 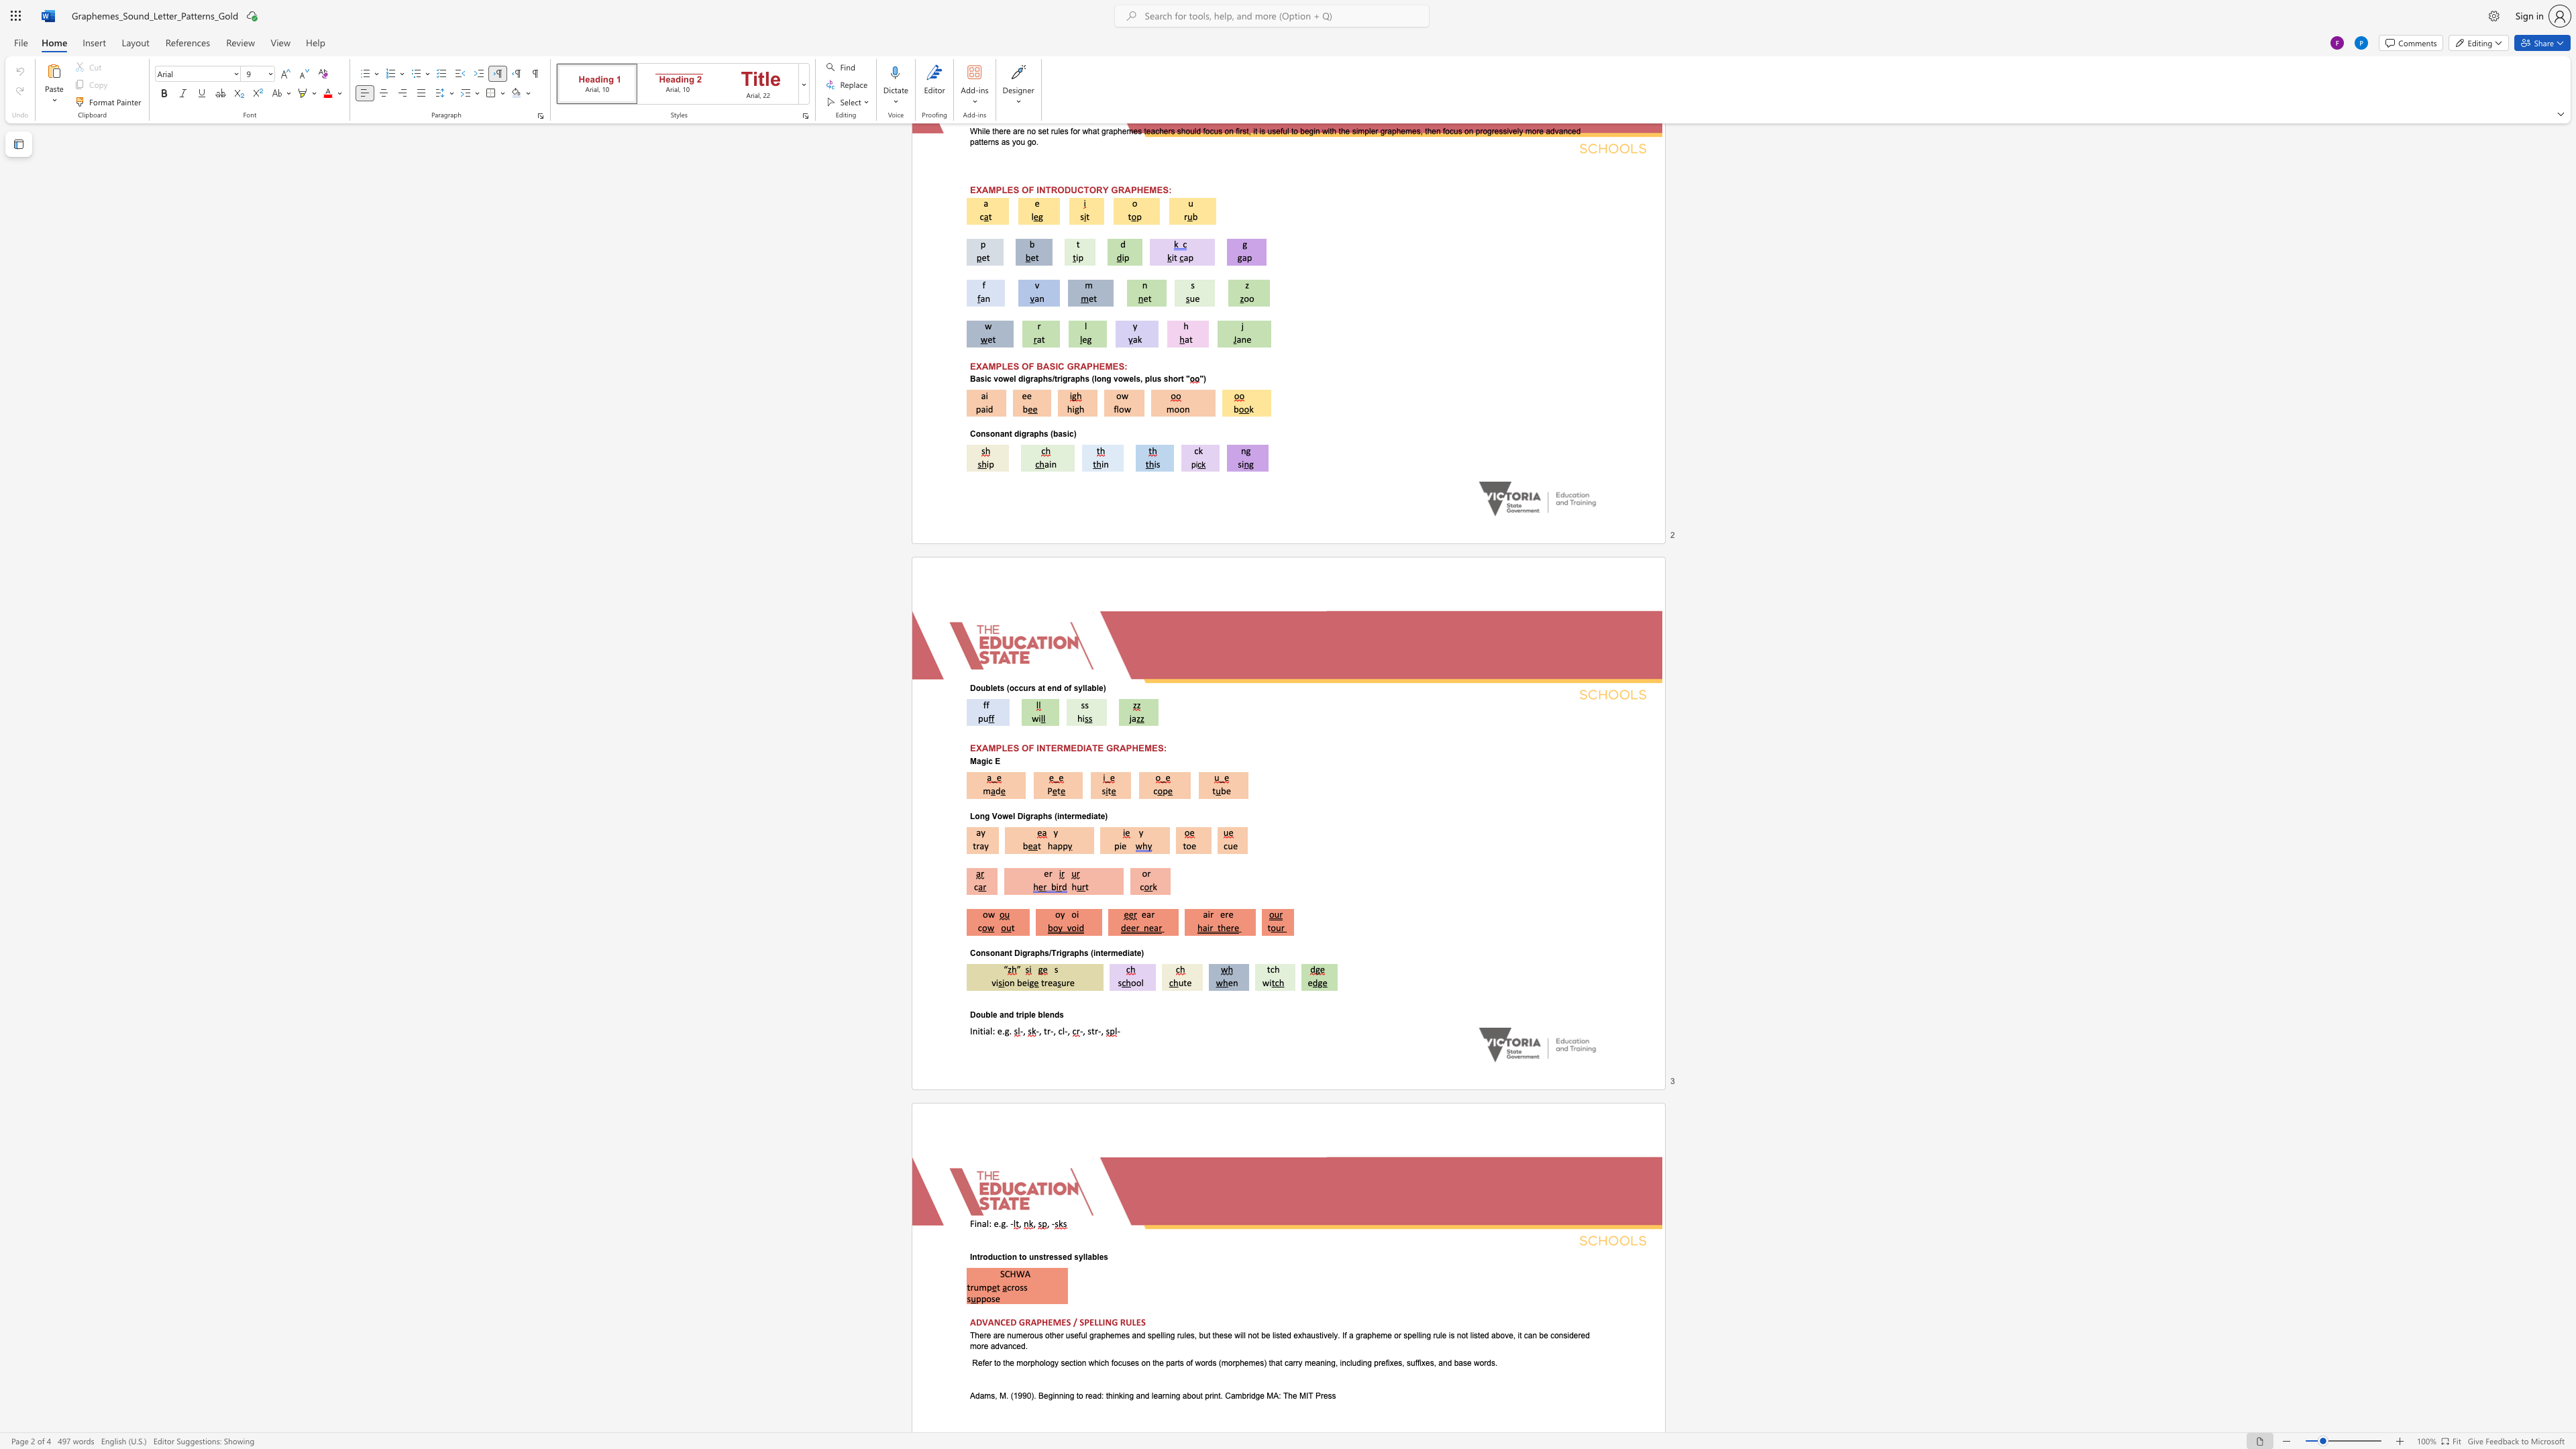 What do you see at coordinates (1012, 814) in the screenshot?
I see `the subset text "l Digr" within the text "Long Vowel Digraphs (intermediate)"` at bounding box center [1012, 814].